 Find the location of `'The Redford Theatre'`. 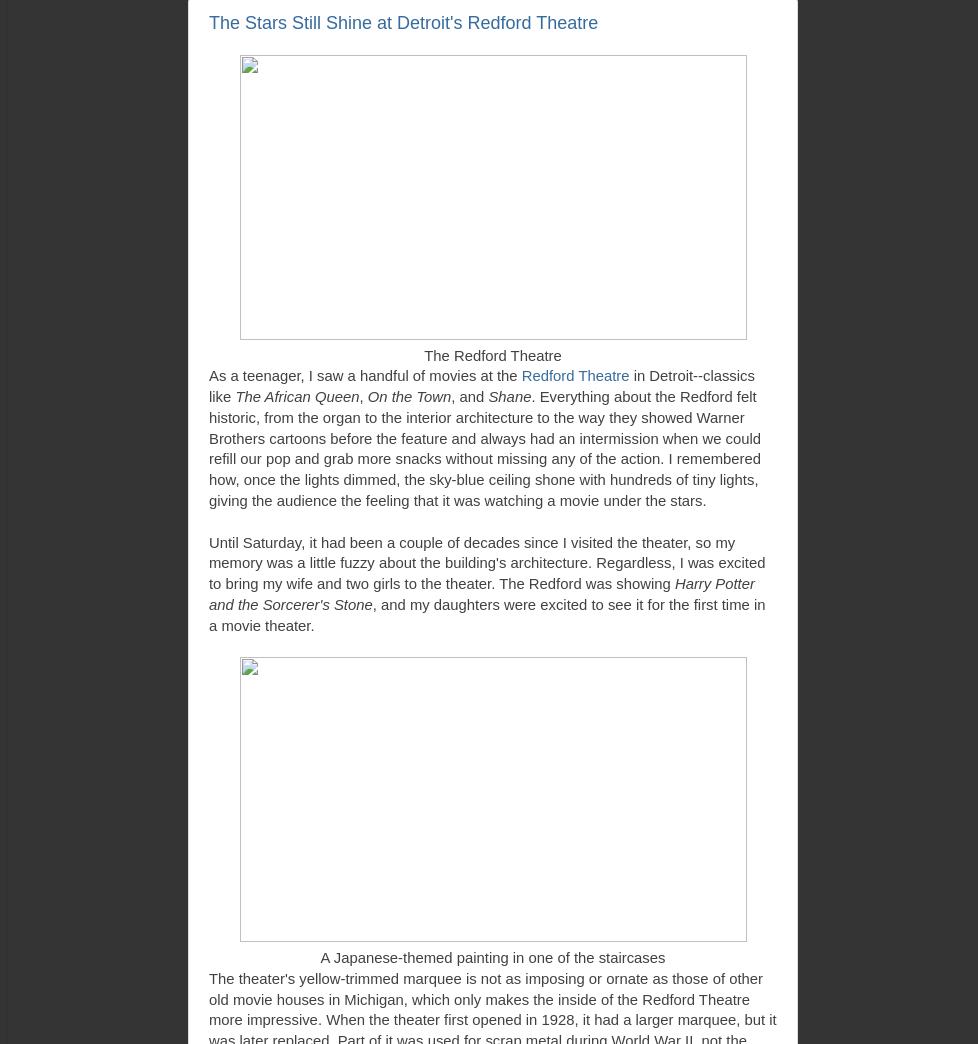

'The Redford Theatre' is located at coordinates (492, 354).